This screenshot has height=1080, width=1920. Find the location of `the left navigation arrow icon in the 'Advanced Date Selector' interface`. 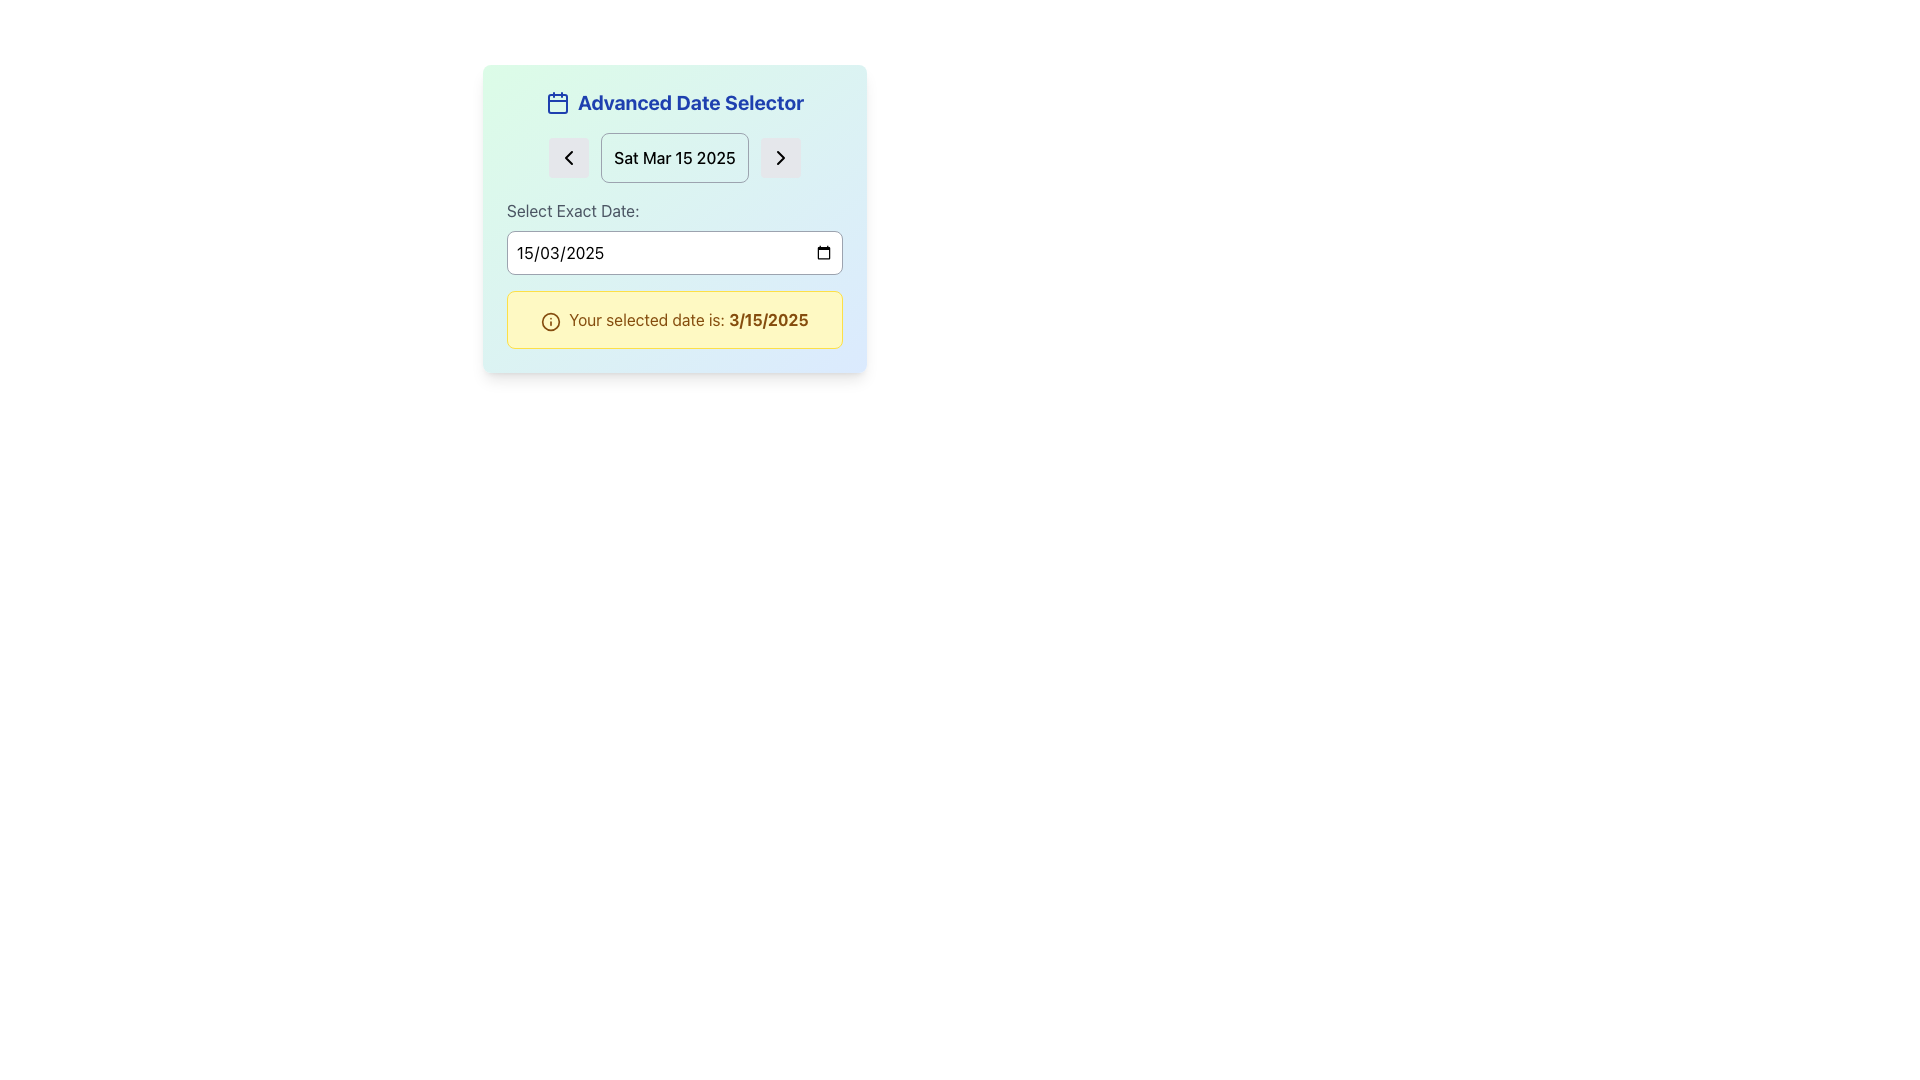

the left navigation arrow icon in the 'Advanced Date Selector' interface is located at coordinates (568, 157).